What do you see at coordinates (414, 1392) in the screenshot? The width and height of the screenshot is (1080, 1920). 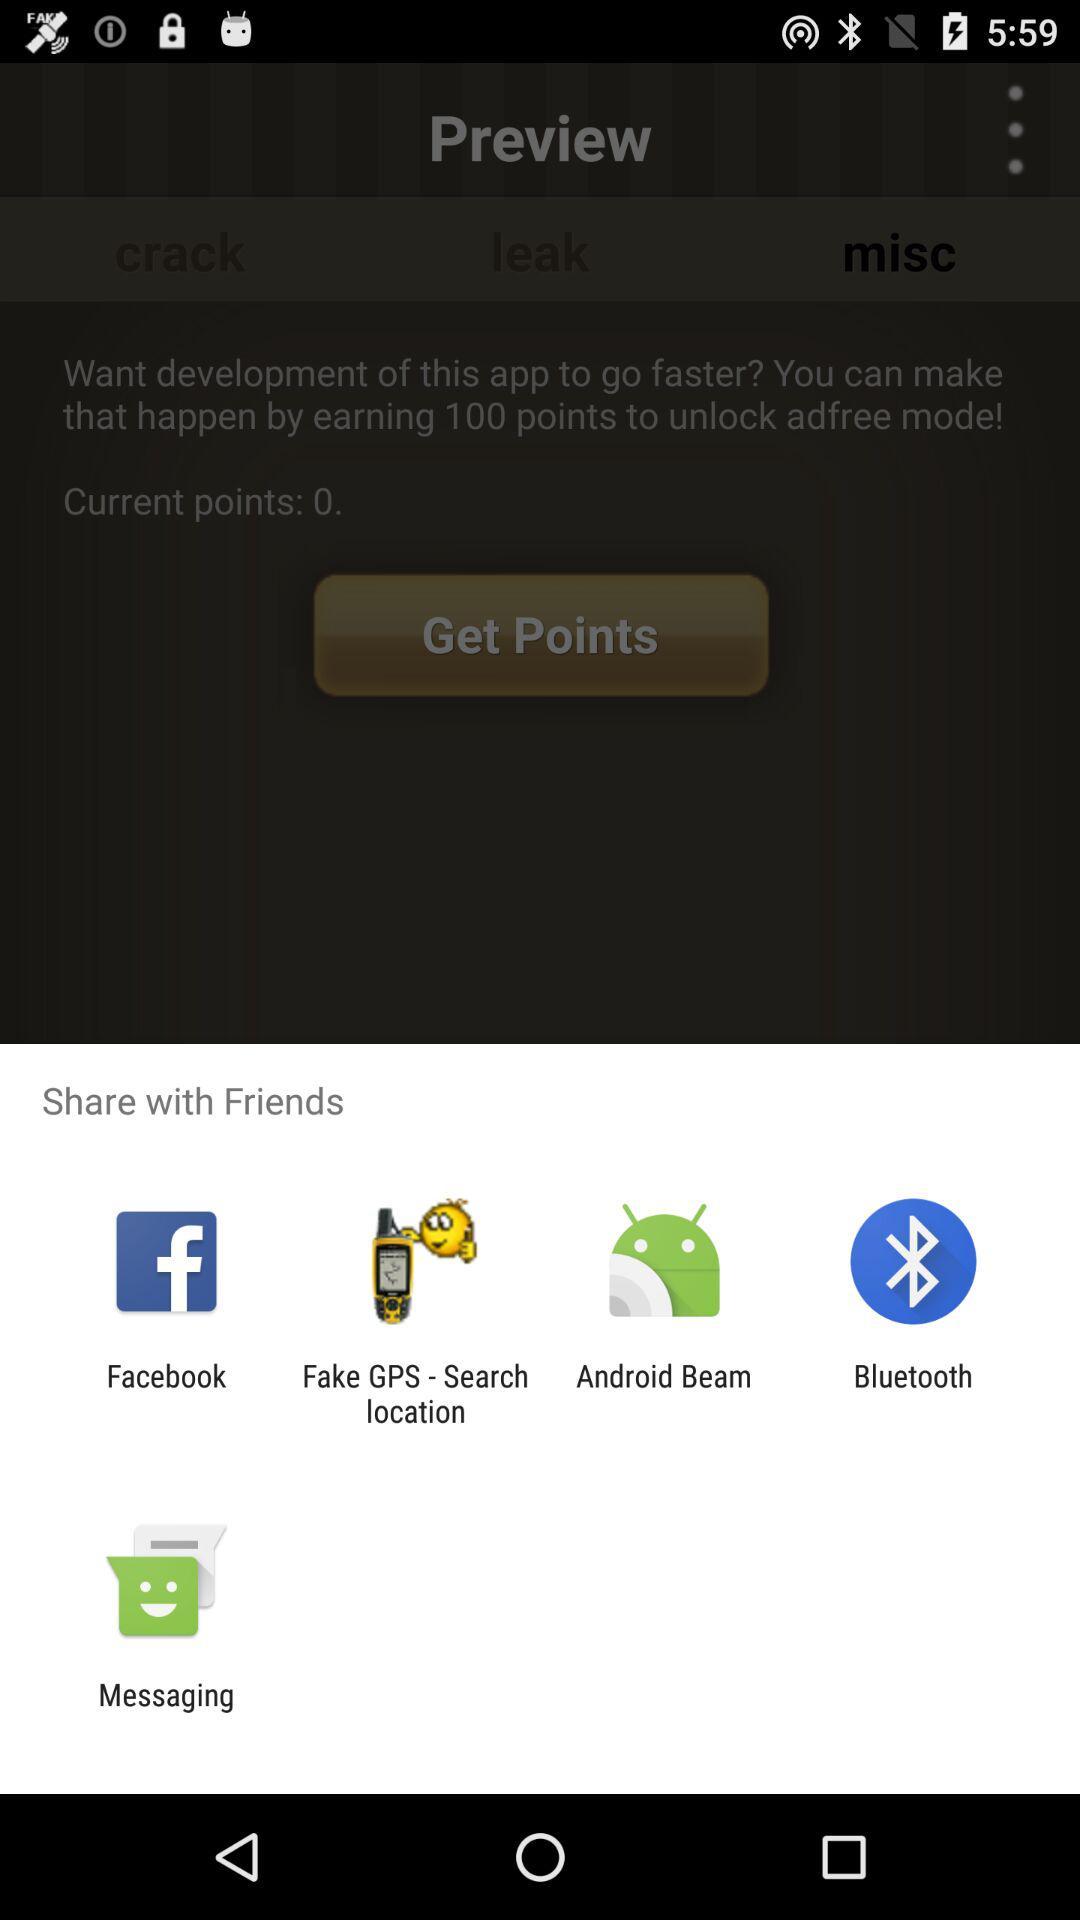 I see `the icon to the right of the facebook app` at bounding box center [414, 1392].